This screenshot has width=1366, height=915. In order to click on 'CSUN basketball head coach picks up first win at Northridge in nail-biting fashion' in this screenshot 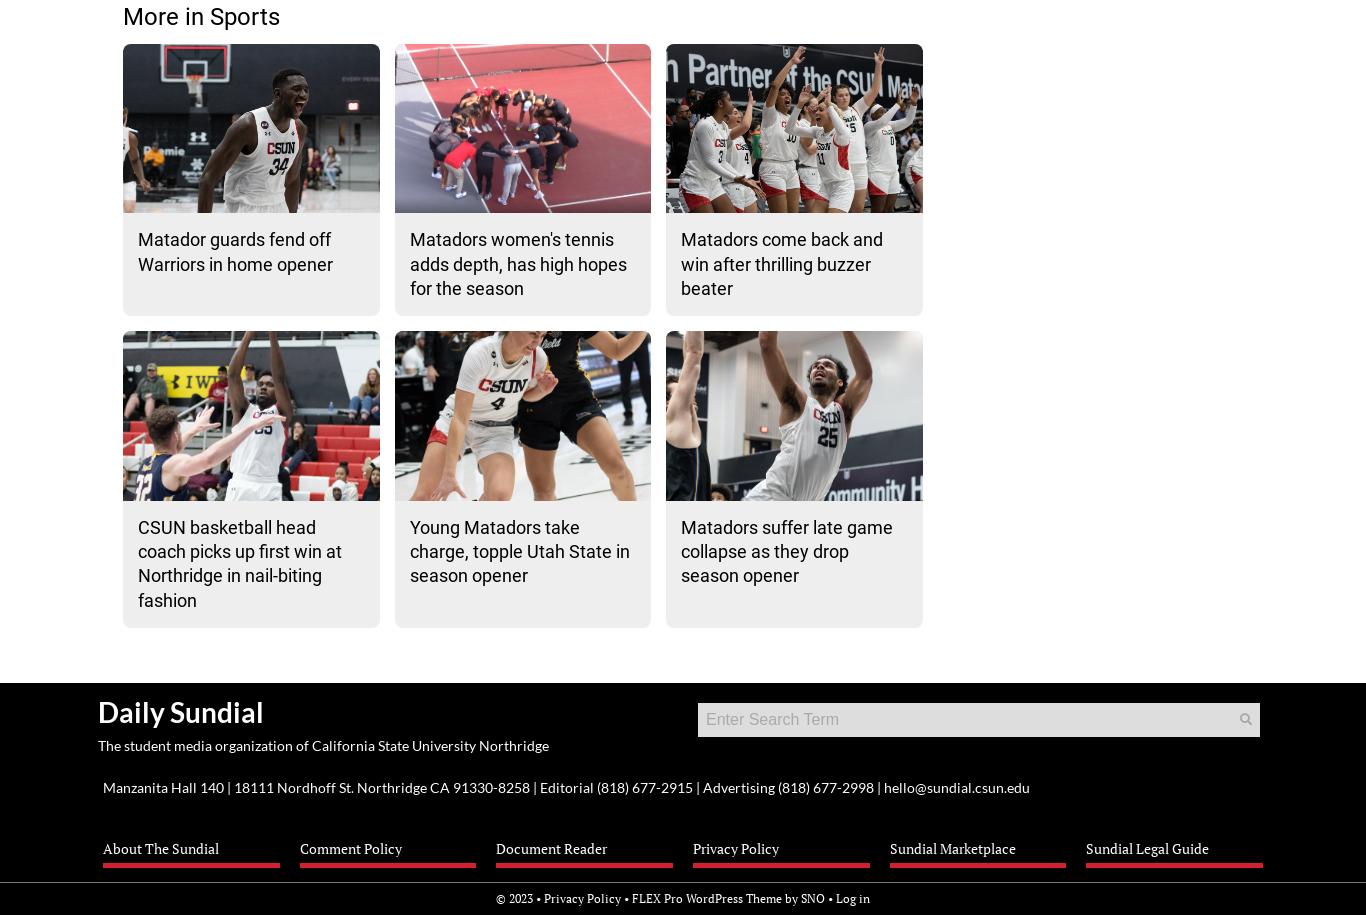, I will do `click(240, 561)`.